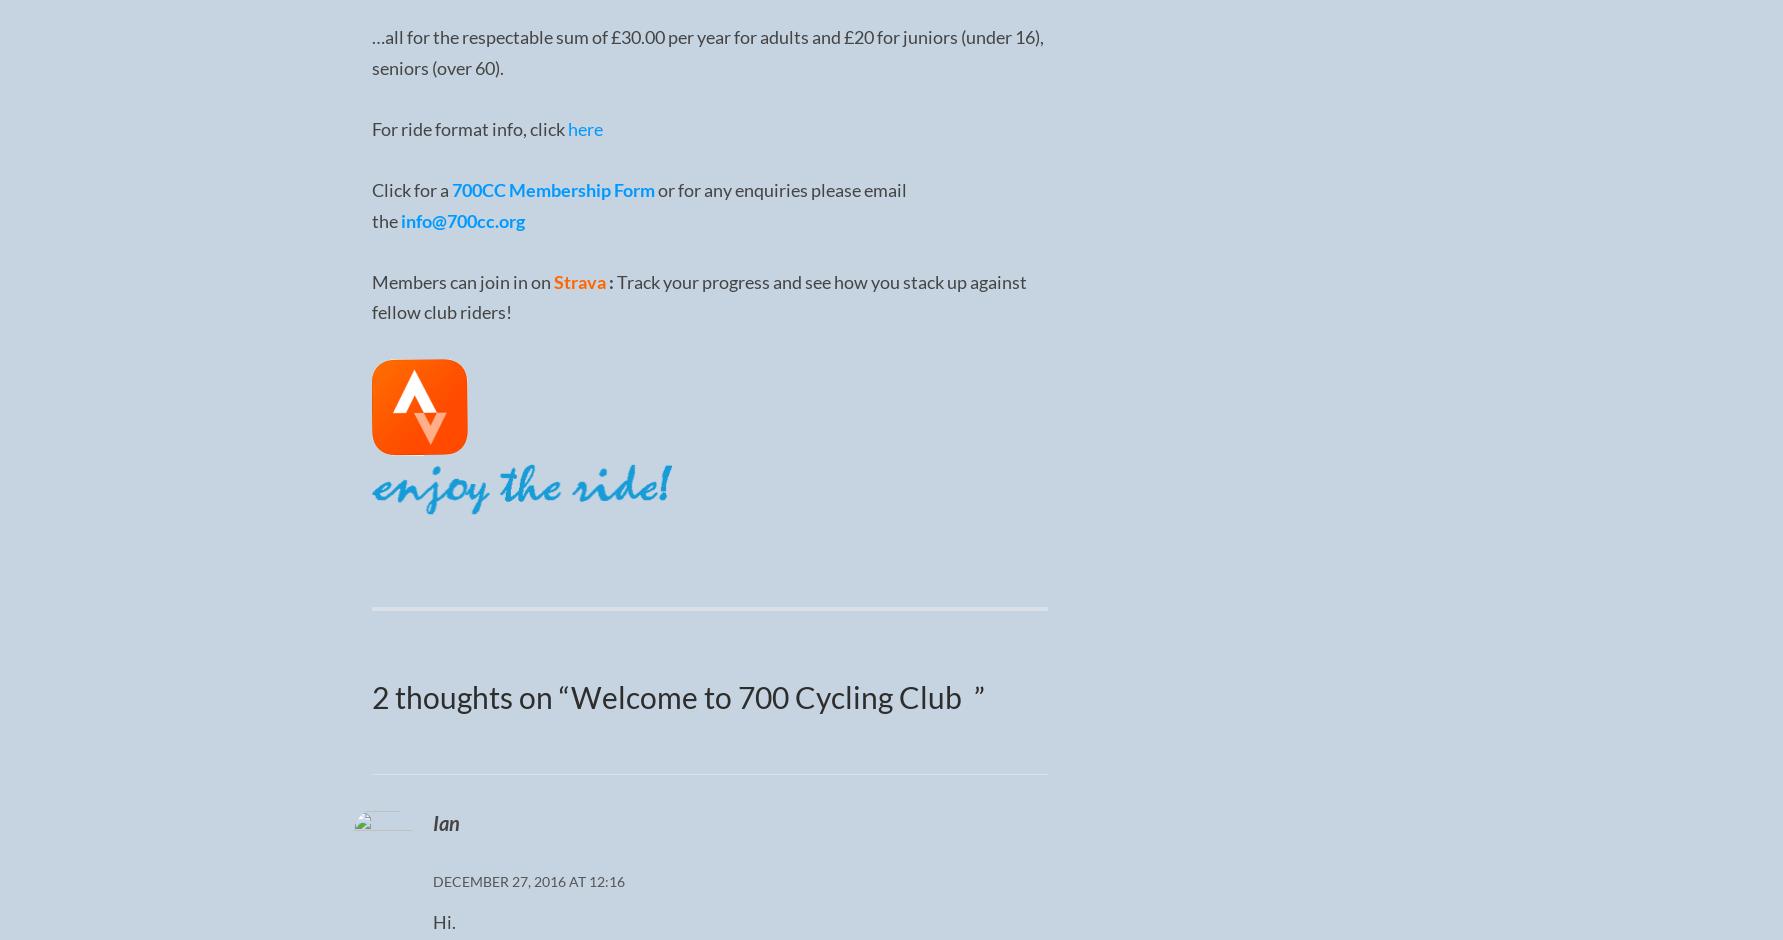 Image resolution: width=1783 pixels, height=940 pixels. What do you see at coordinates (697, 295) in the screenshot?
I see `'Track your progress and see how you stack up against fellow club riders!'` at bounding box center [697, 295].